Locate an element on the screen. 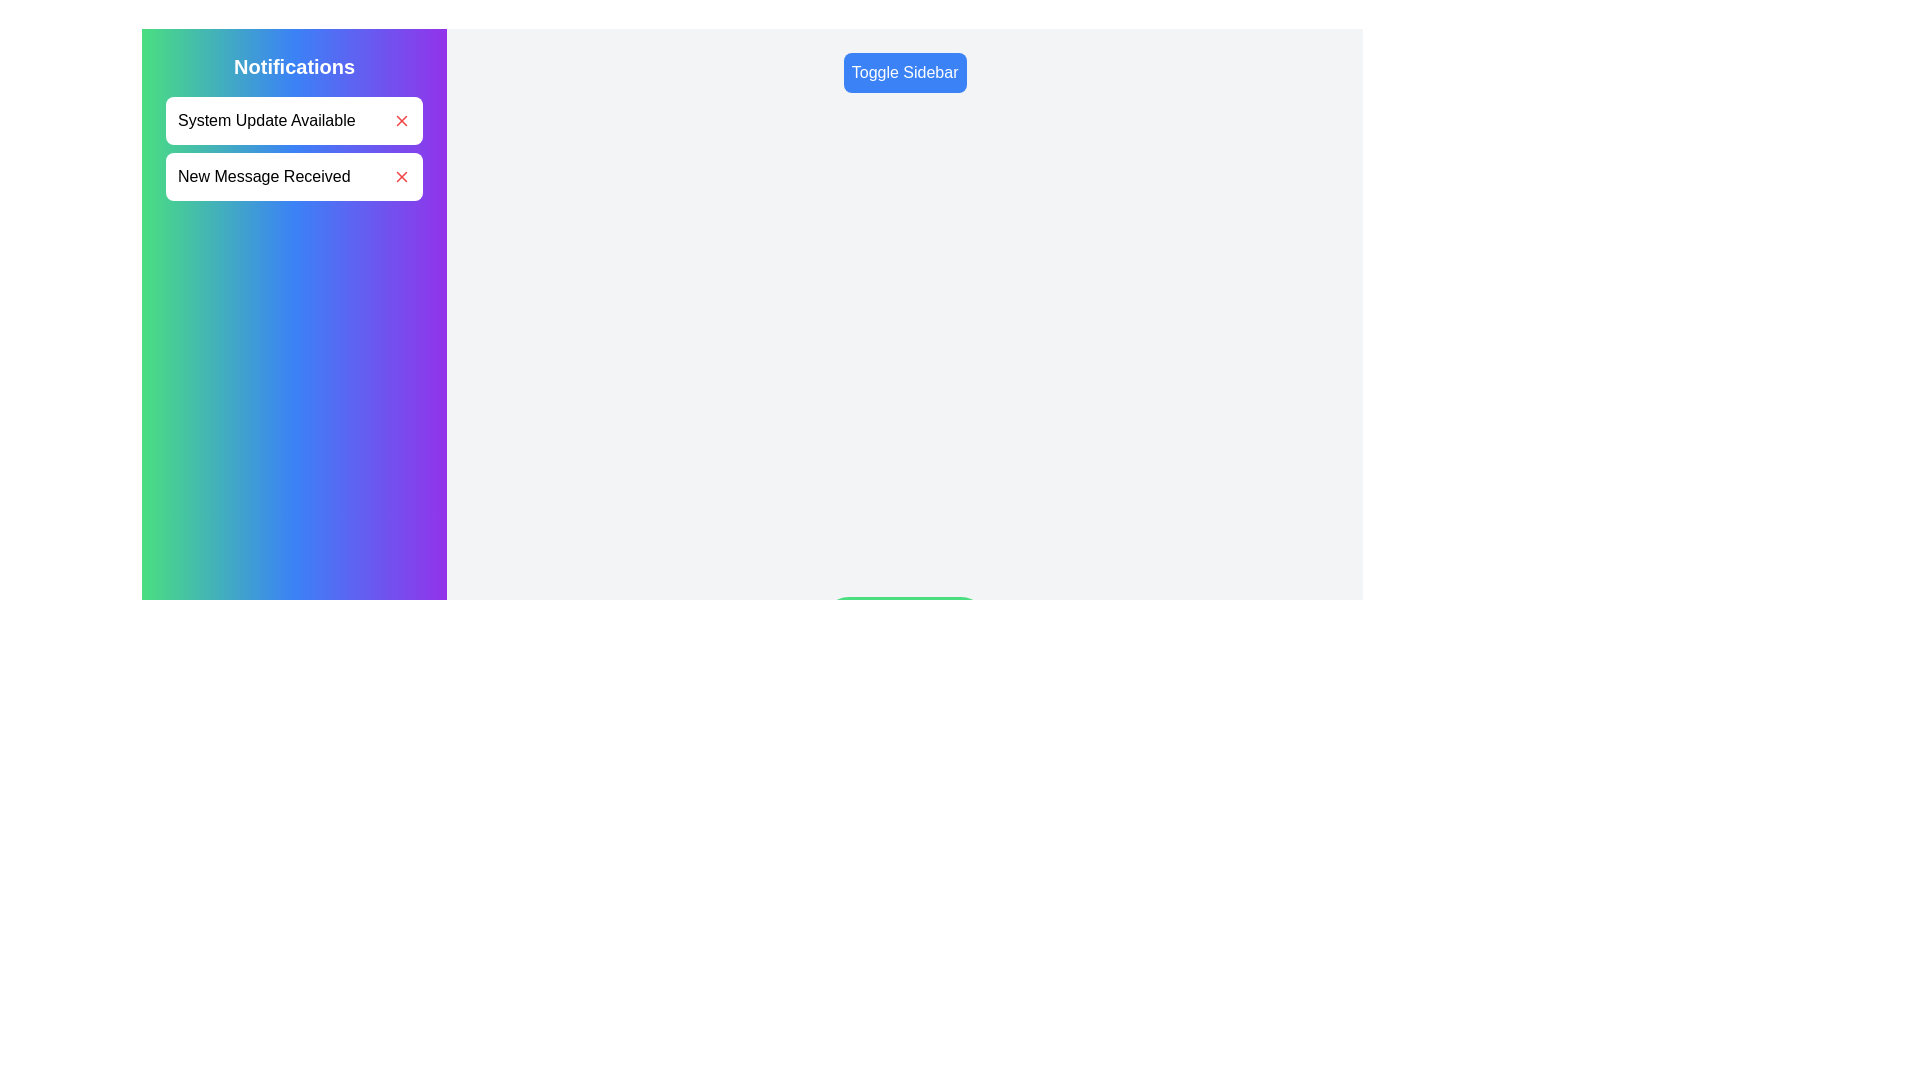 Image resolution: width=1920 pixels, height=1080 pixels. the centrally positioned toggle button in the top section of the gray area is located at coordinates (904, 72).